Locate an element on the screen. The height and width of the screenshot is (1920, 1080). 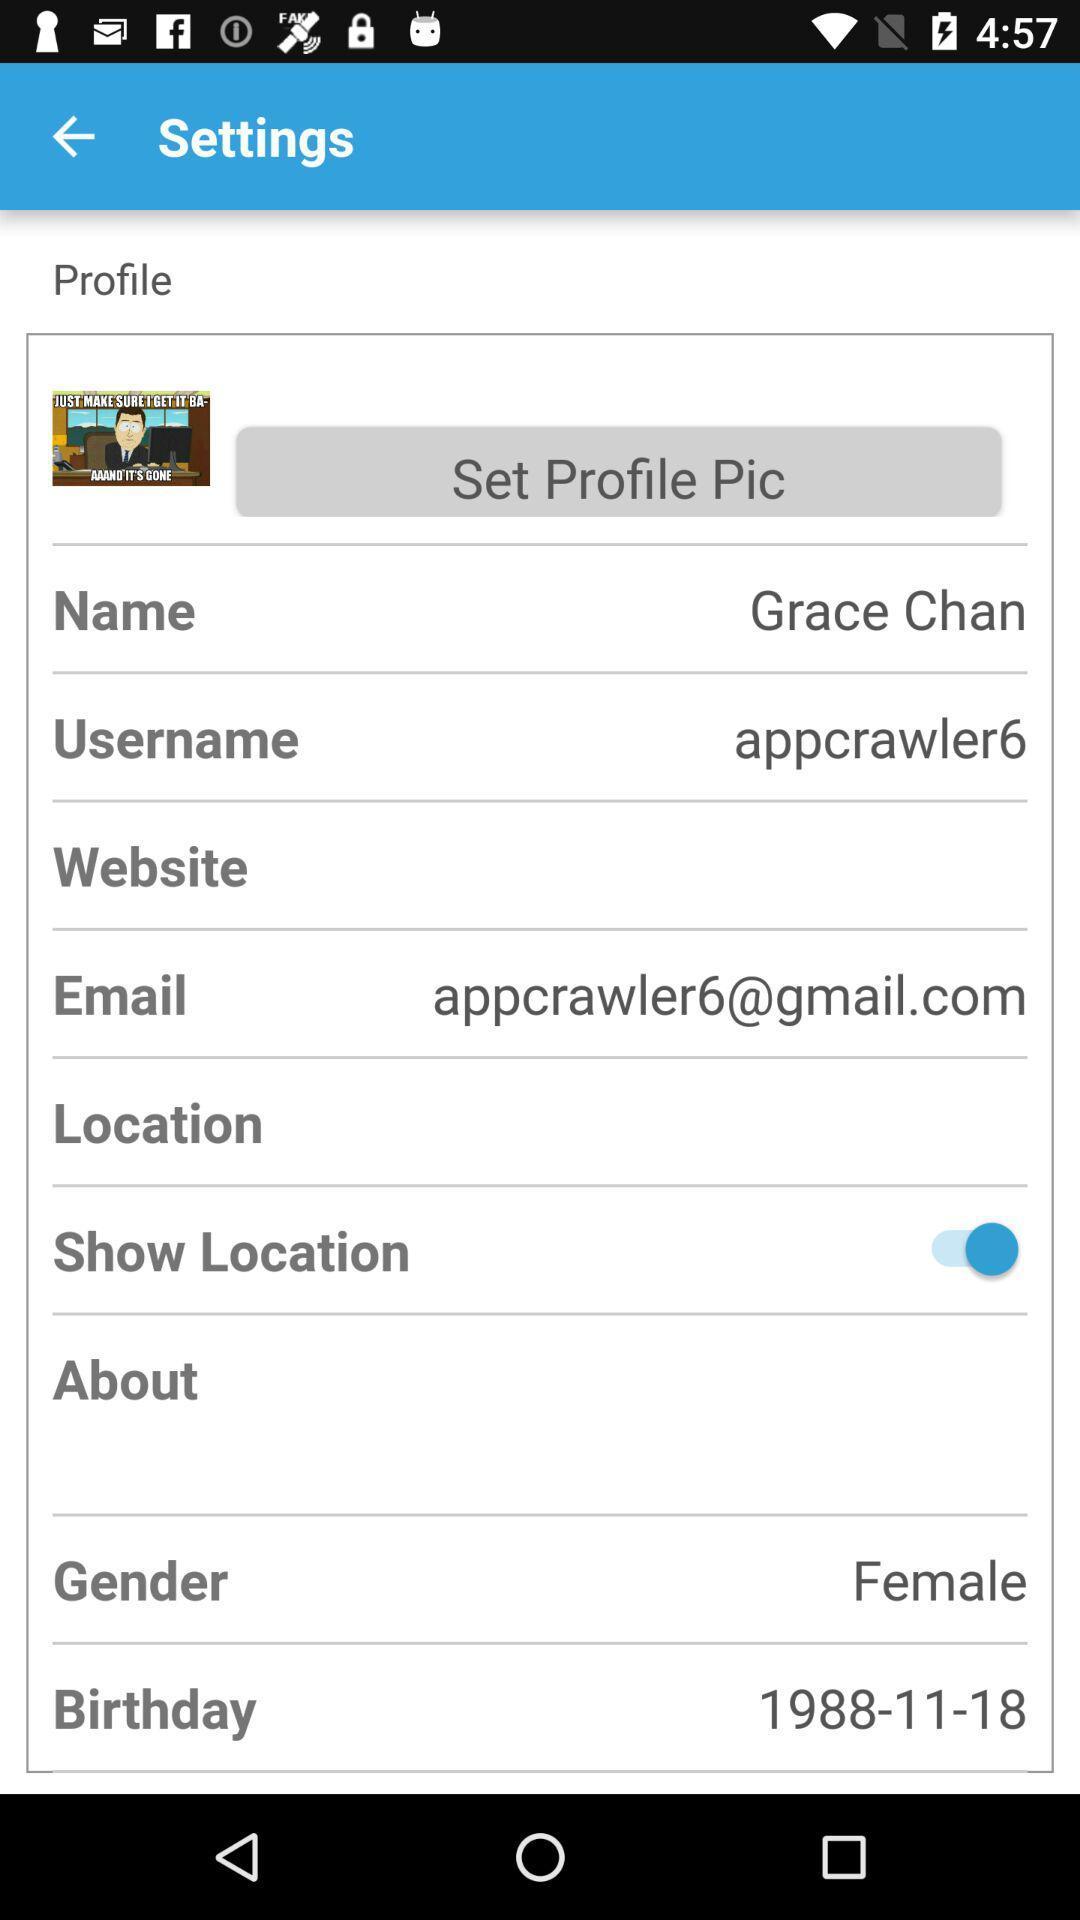
item next to settings is located at coordinates (72, 135).